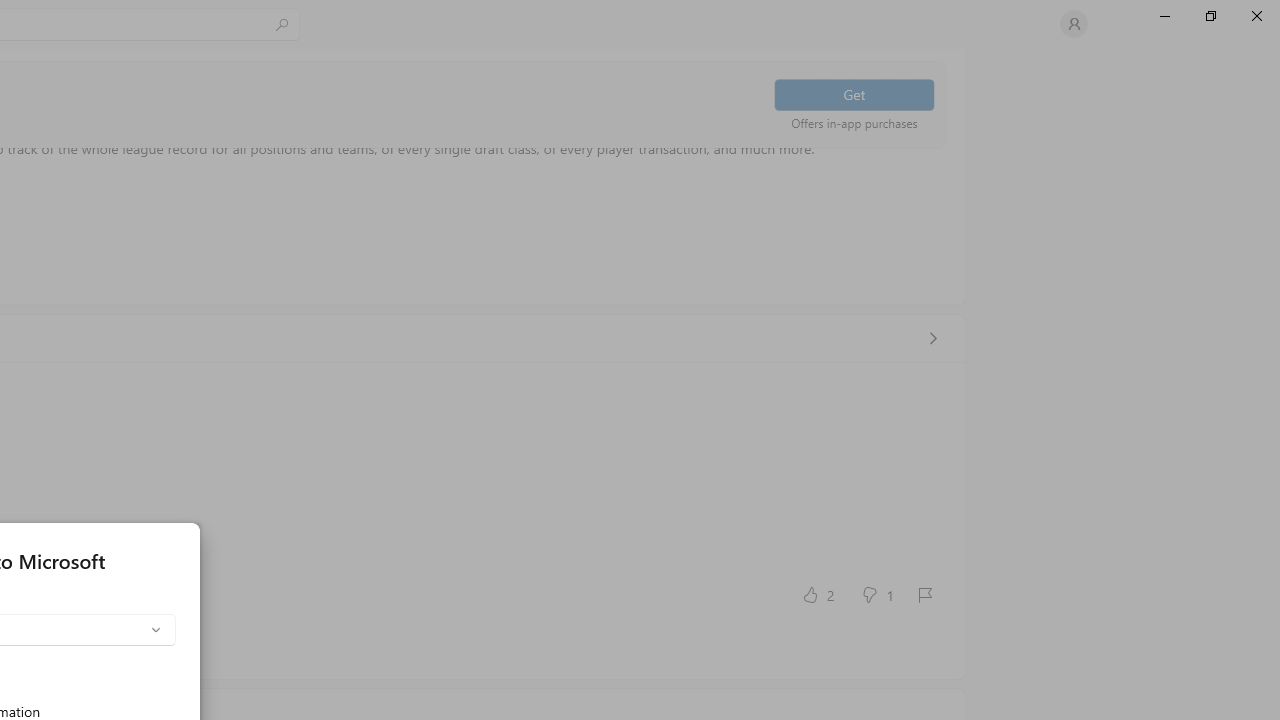  Describe the element at coordinates (876, 593) in the screenshot. I see `'No, this was not helpful. 1 votes.'` at that location.